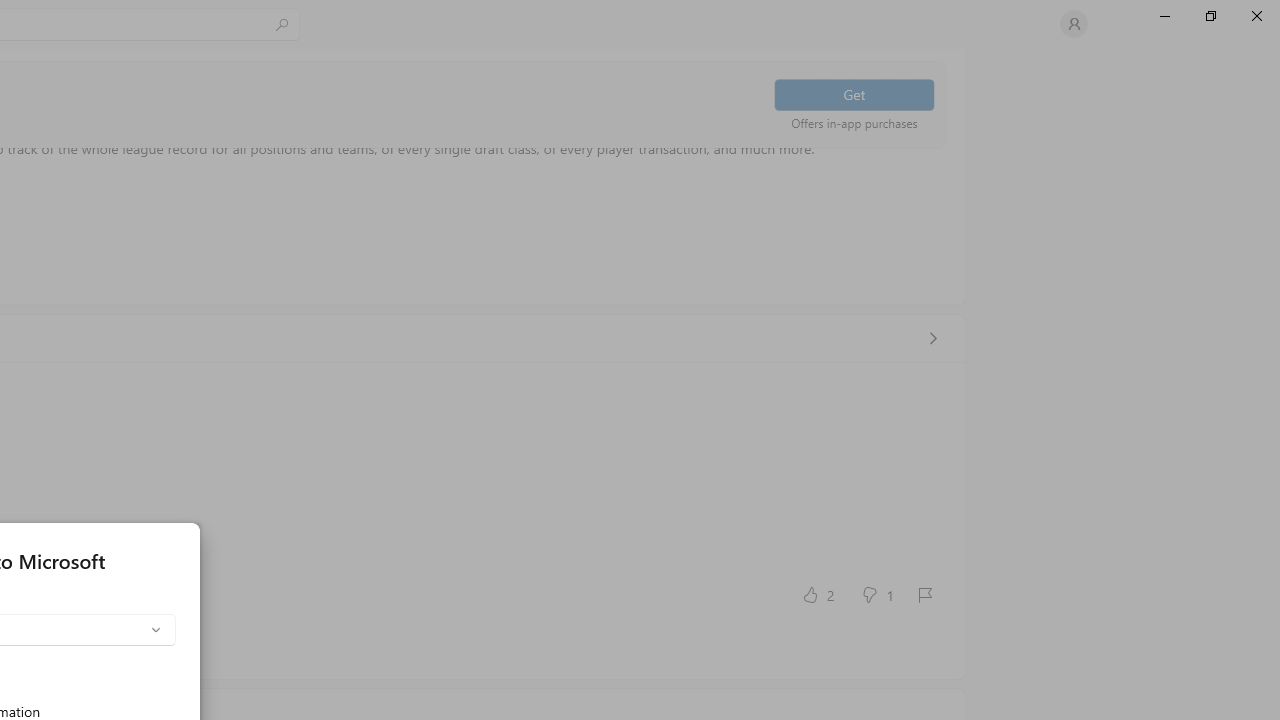  Describe the element at coordinates (876, 593) in the screenshot. I see `'No, this was not helpful. 1 votes.'` at that location.